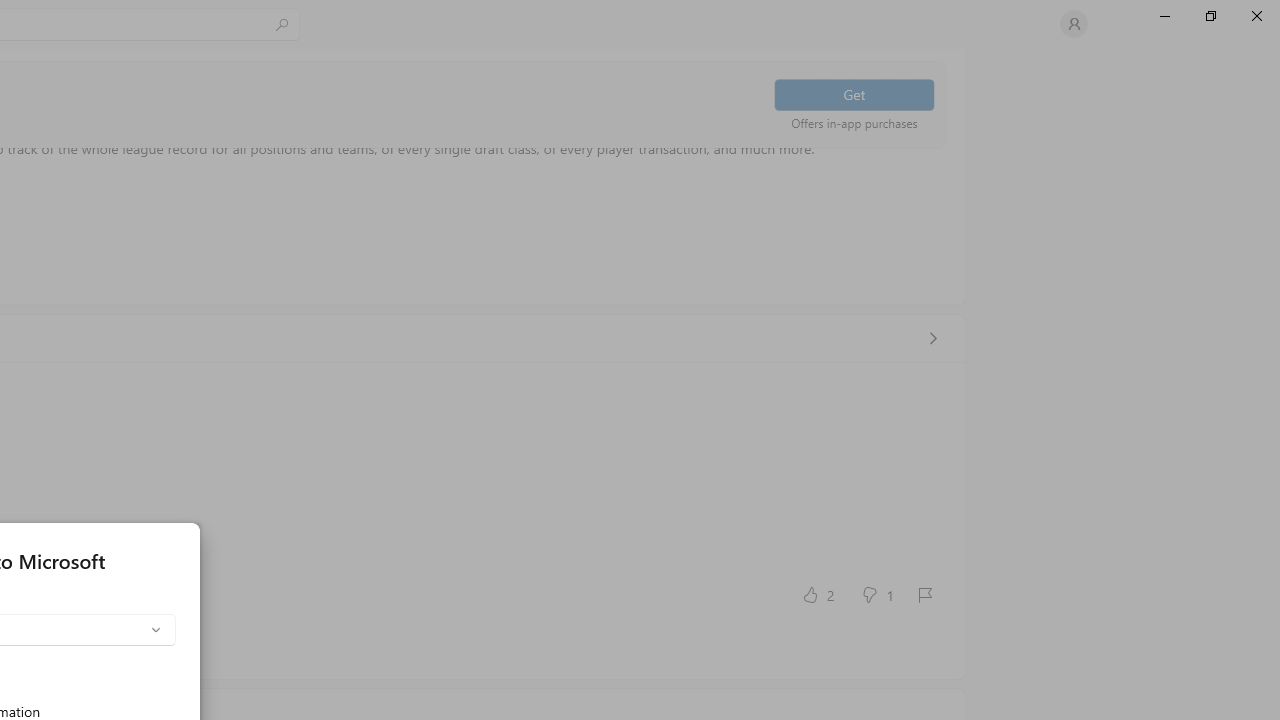  Describe the element at coordinates (876, 593) in the screenshot. I see `'No, this was not helpful. 1 votes.'` at that location.